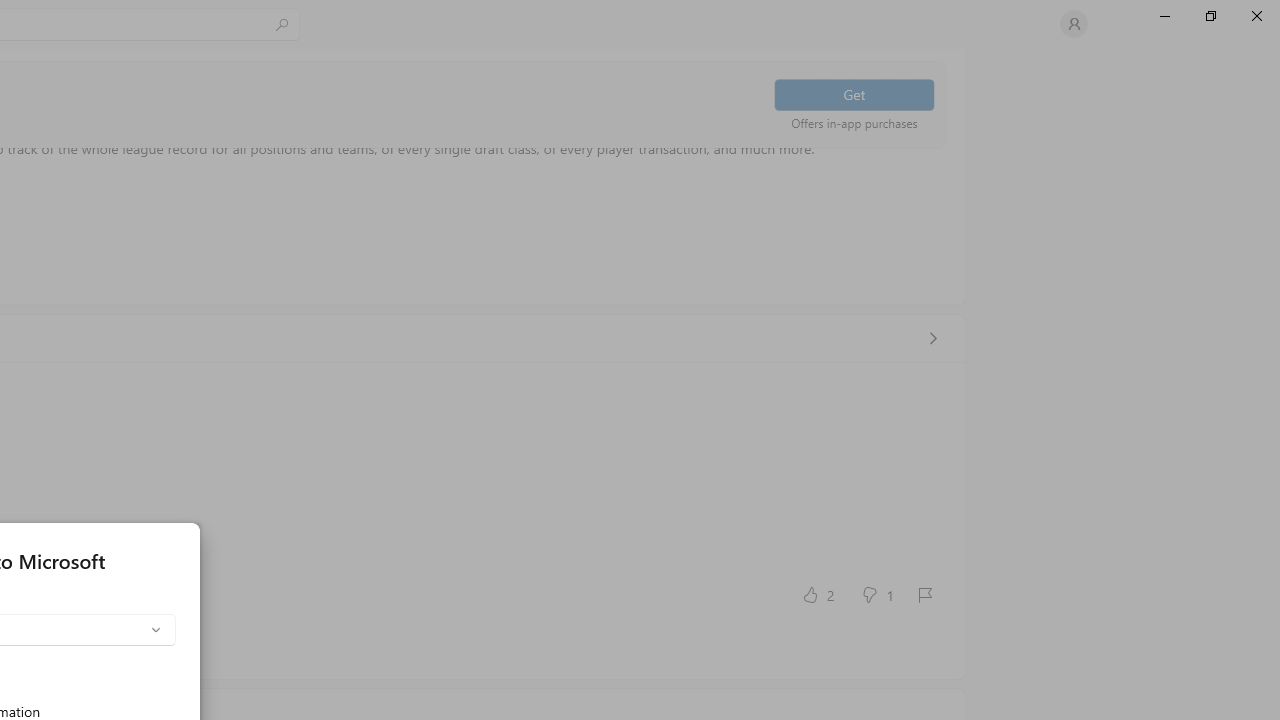  Describe the element at coordinates (876, 593) in the screenshot. I see `'No, this was not helpful. 1 votes.'` at that location.